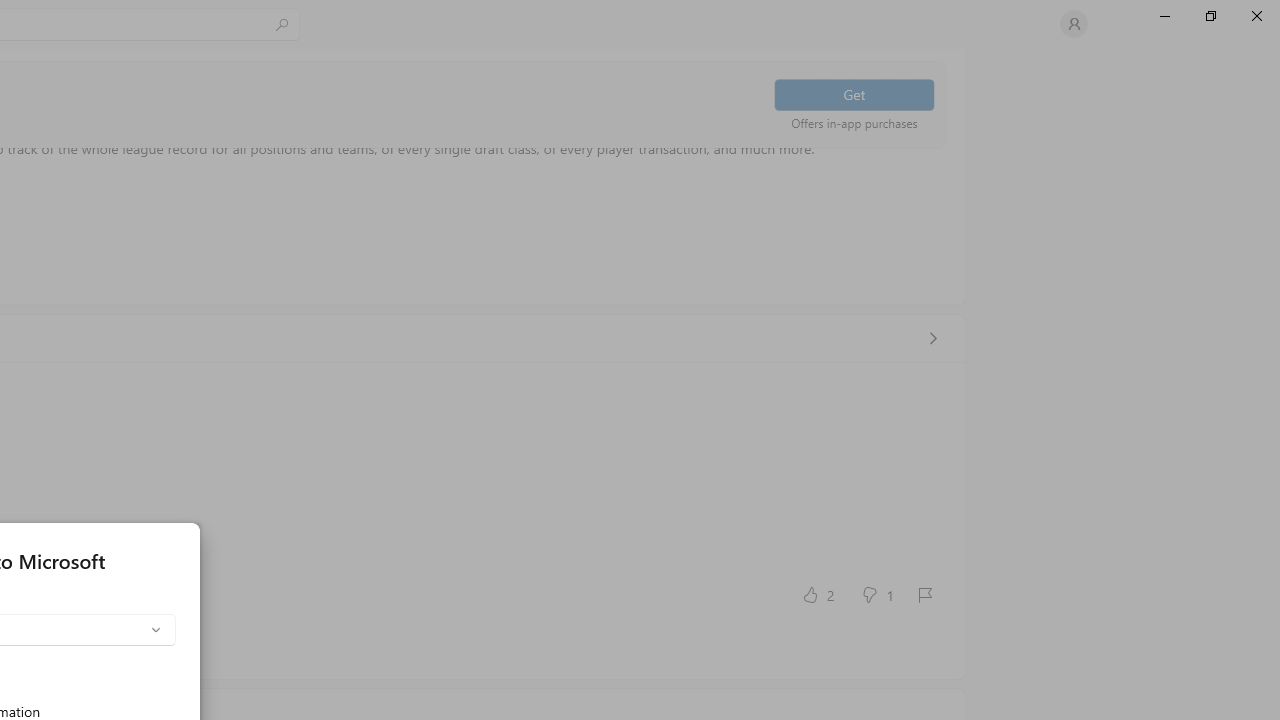  Describe the element at coordinates (876, 593) in the screenshot. I see `'No, this was not helpful. 1 votes.'` at that location.